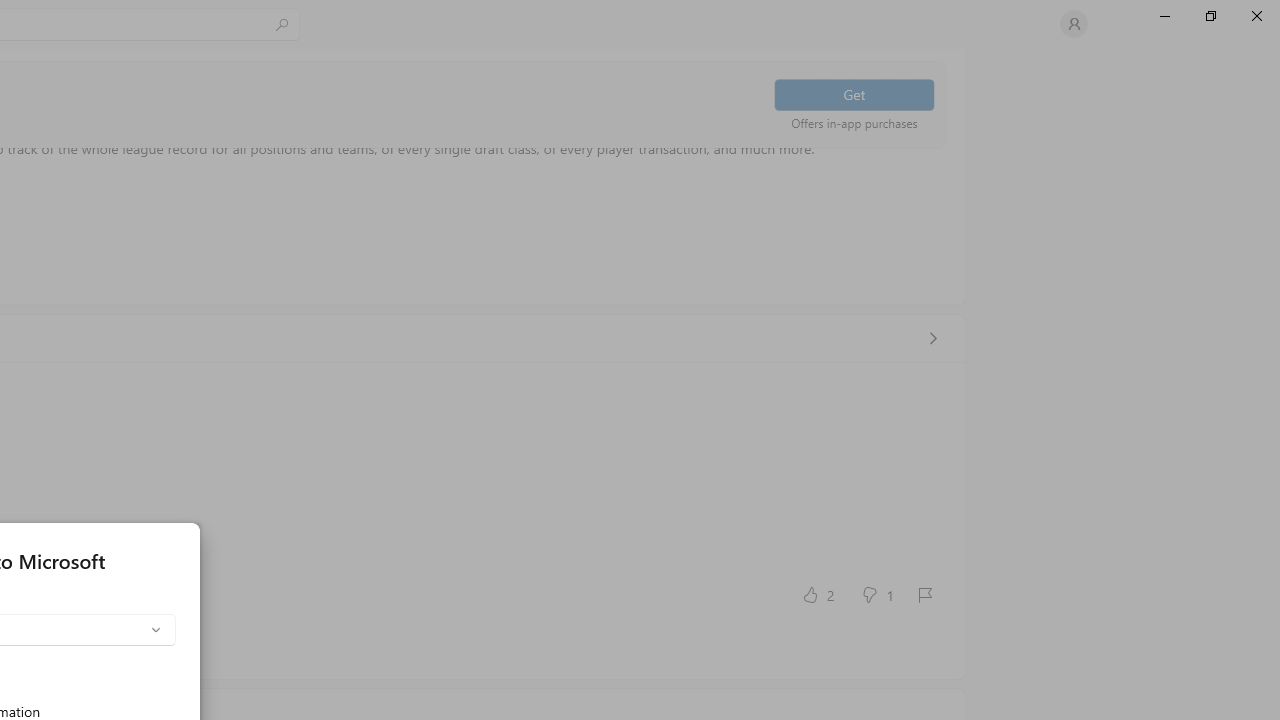  Describe the element at coordinates (876, 593) in the screenshot. I see `'No, this was not helpful. 1 votes.'` at that location.